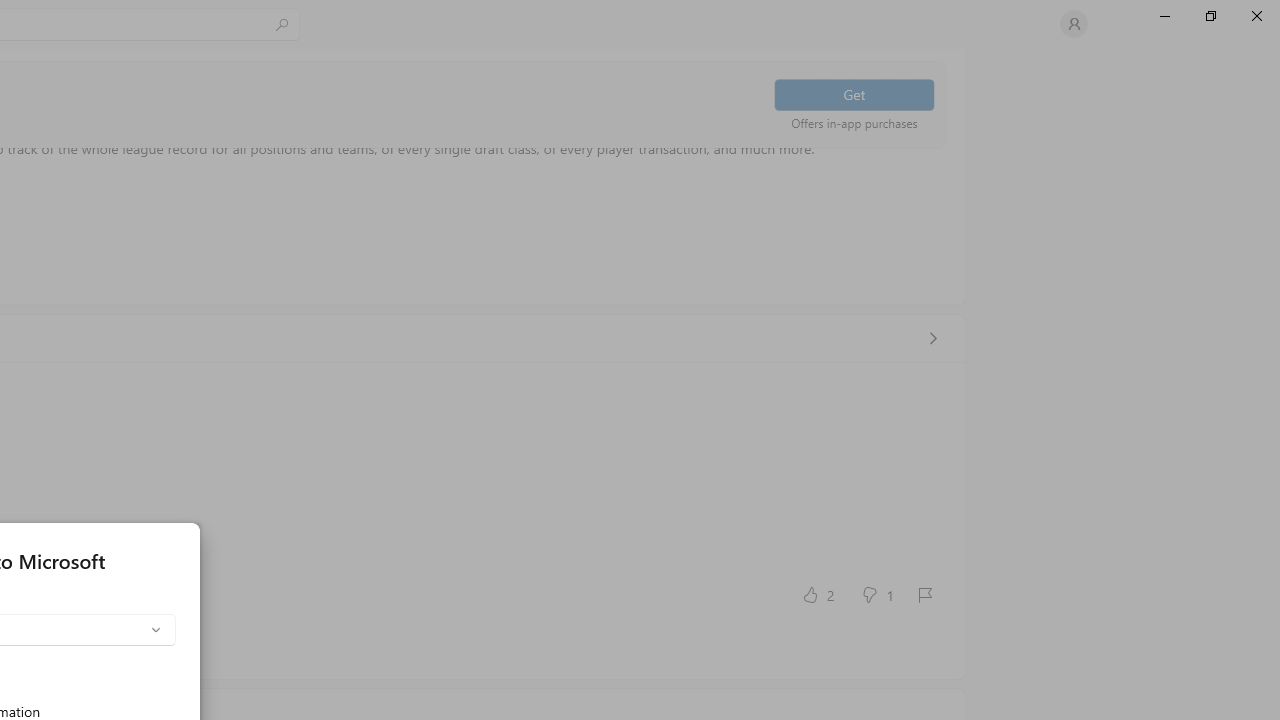  Describe the element at coordinates (876, 593) in the screenshot. I see `'No, this was not helpful. 1 votes.'` at that location.